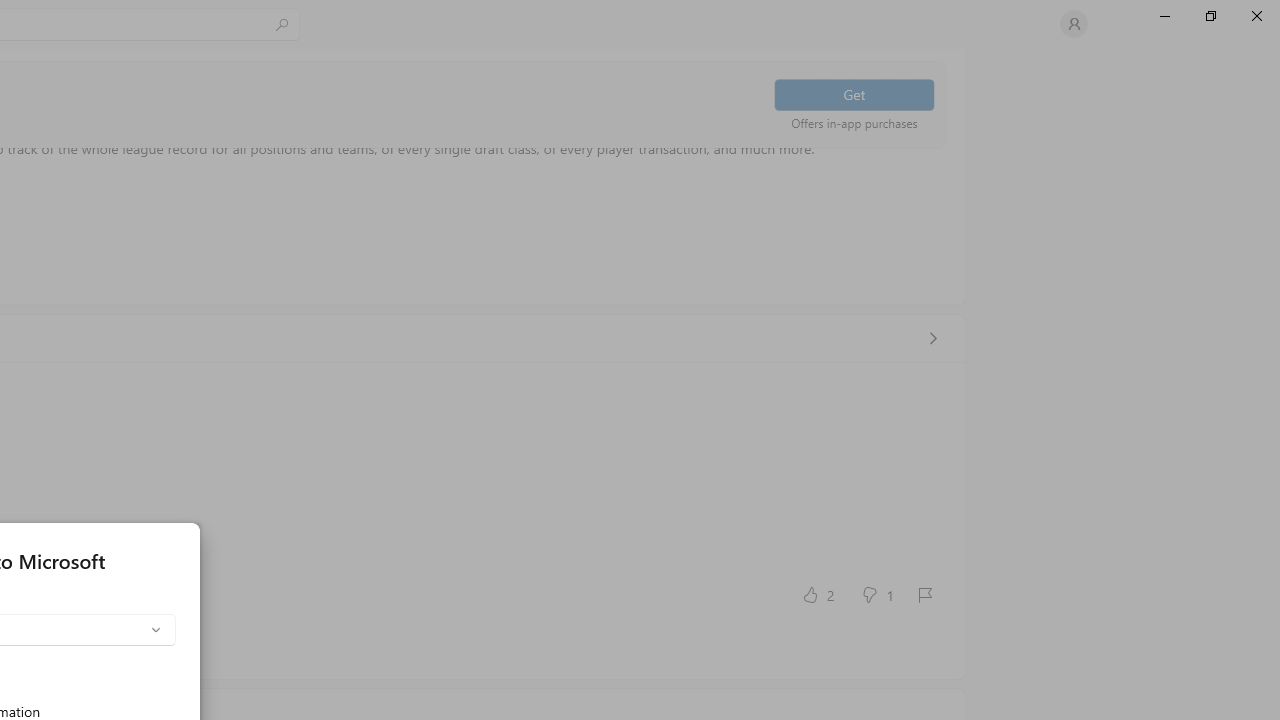  Describe the element at coordinates (876, 593) in the screenshot. I see `'No, this was not helpful. 1 votes.'` at that location.